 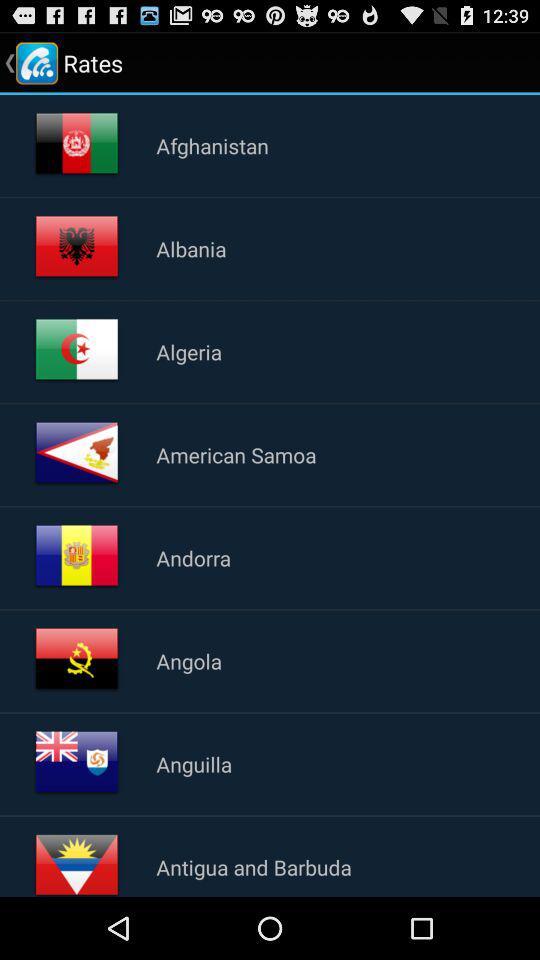 What do you see at coordinates (211, 144) in the screenshot?
I see `afghanistan icon` at bounding box center [211, 144].